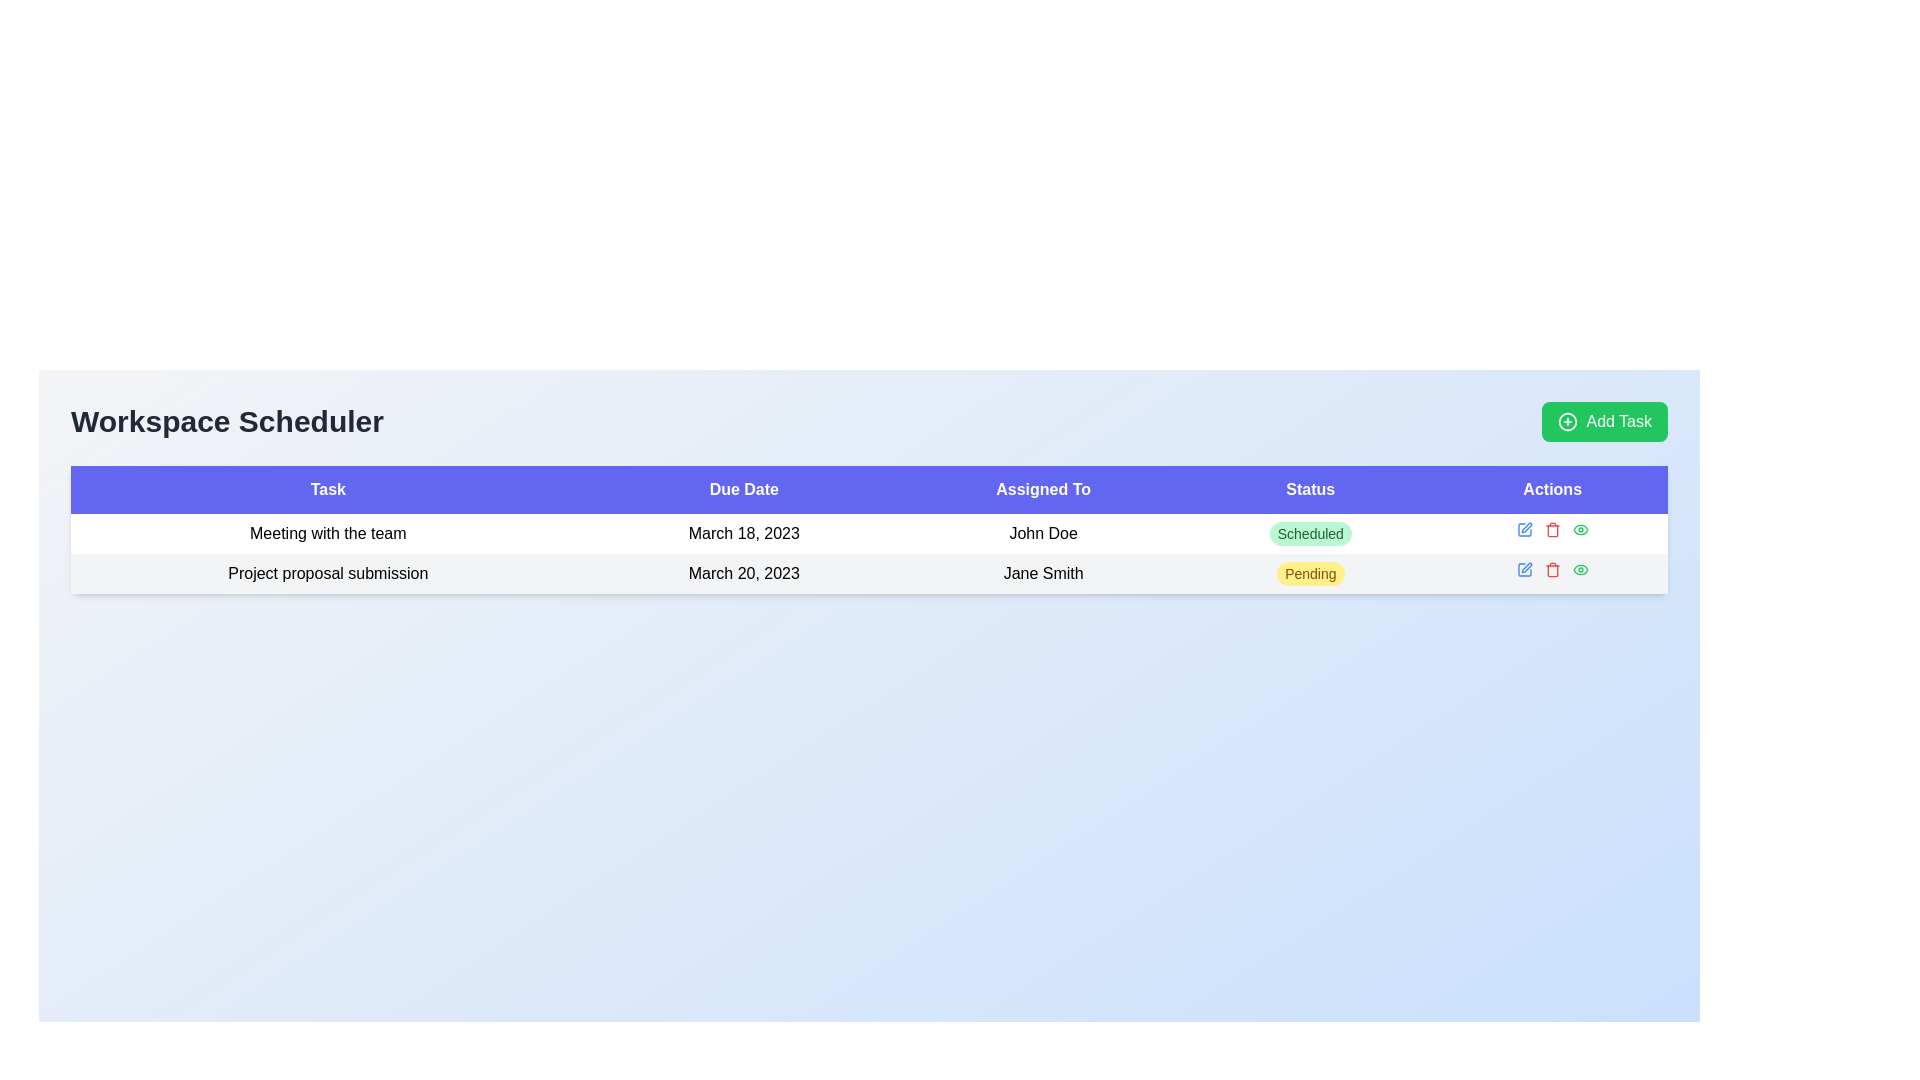 The width and height of the screenshot is (1920, 1080). I want to click on the delete icon button located in the second row of the 'Actions' column in the table, so click(1551, 570).